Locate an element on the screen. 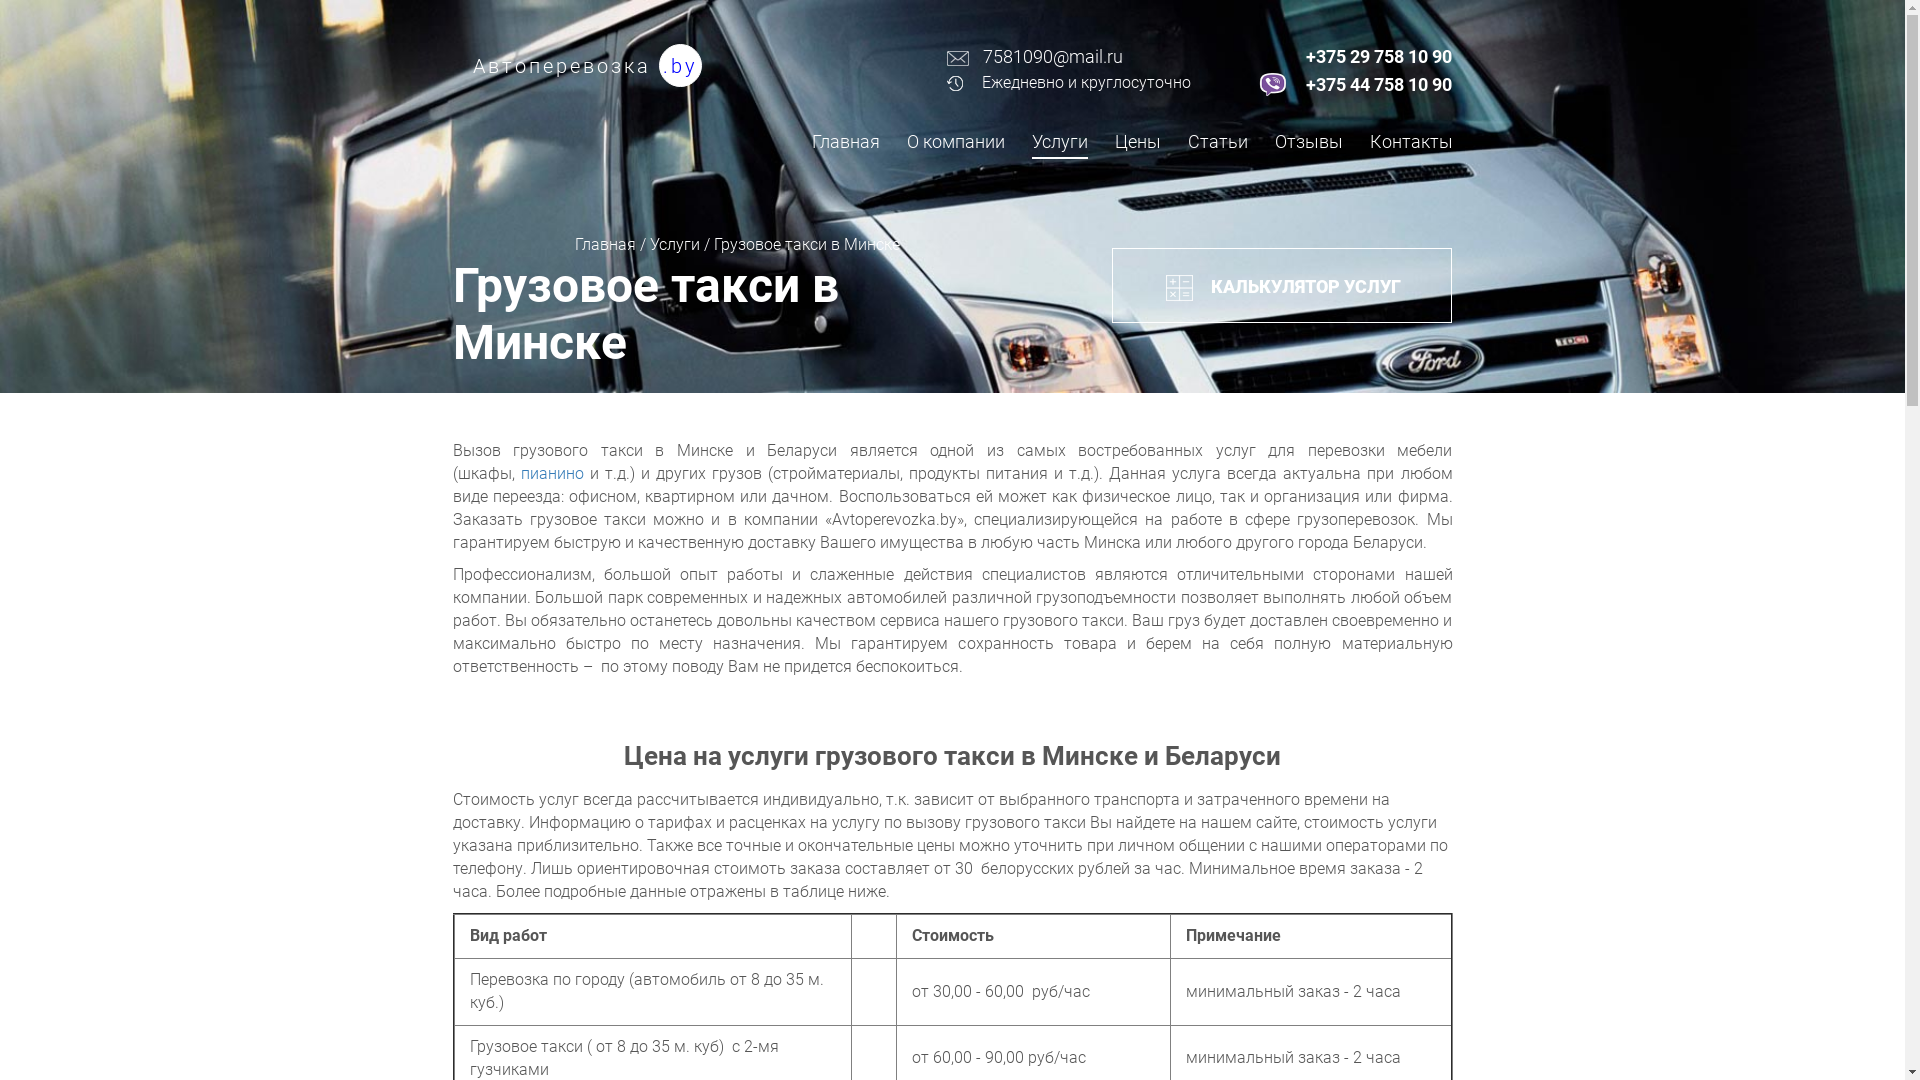  '+375 44 758 10 90' is located at coordinates (1377, 83).